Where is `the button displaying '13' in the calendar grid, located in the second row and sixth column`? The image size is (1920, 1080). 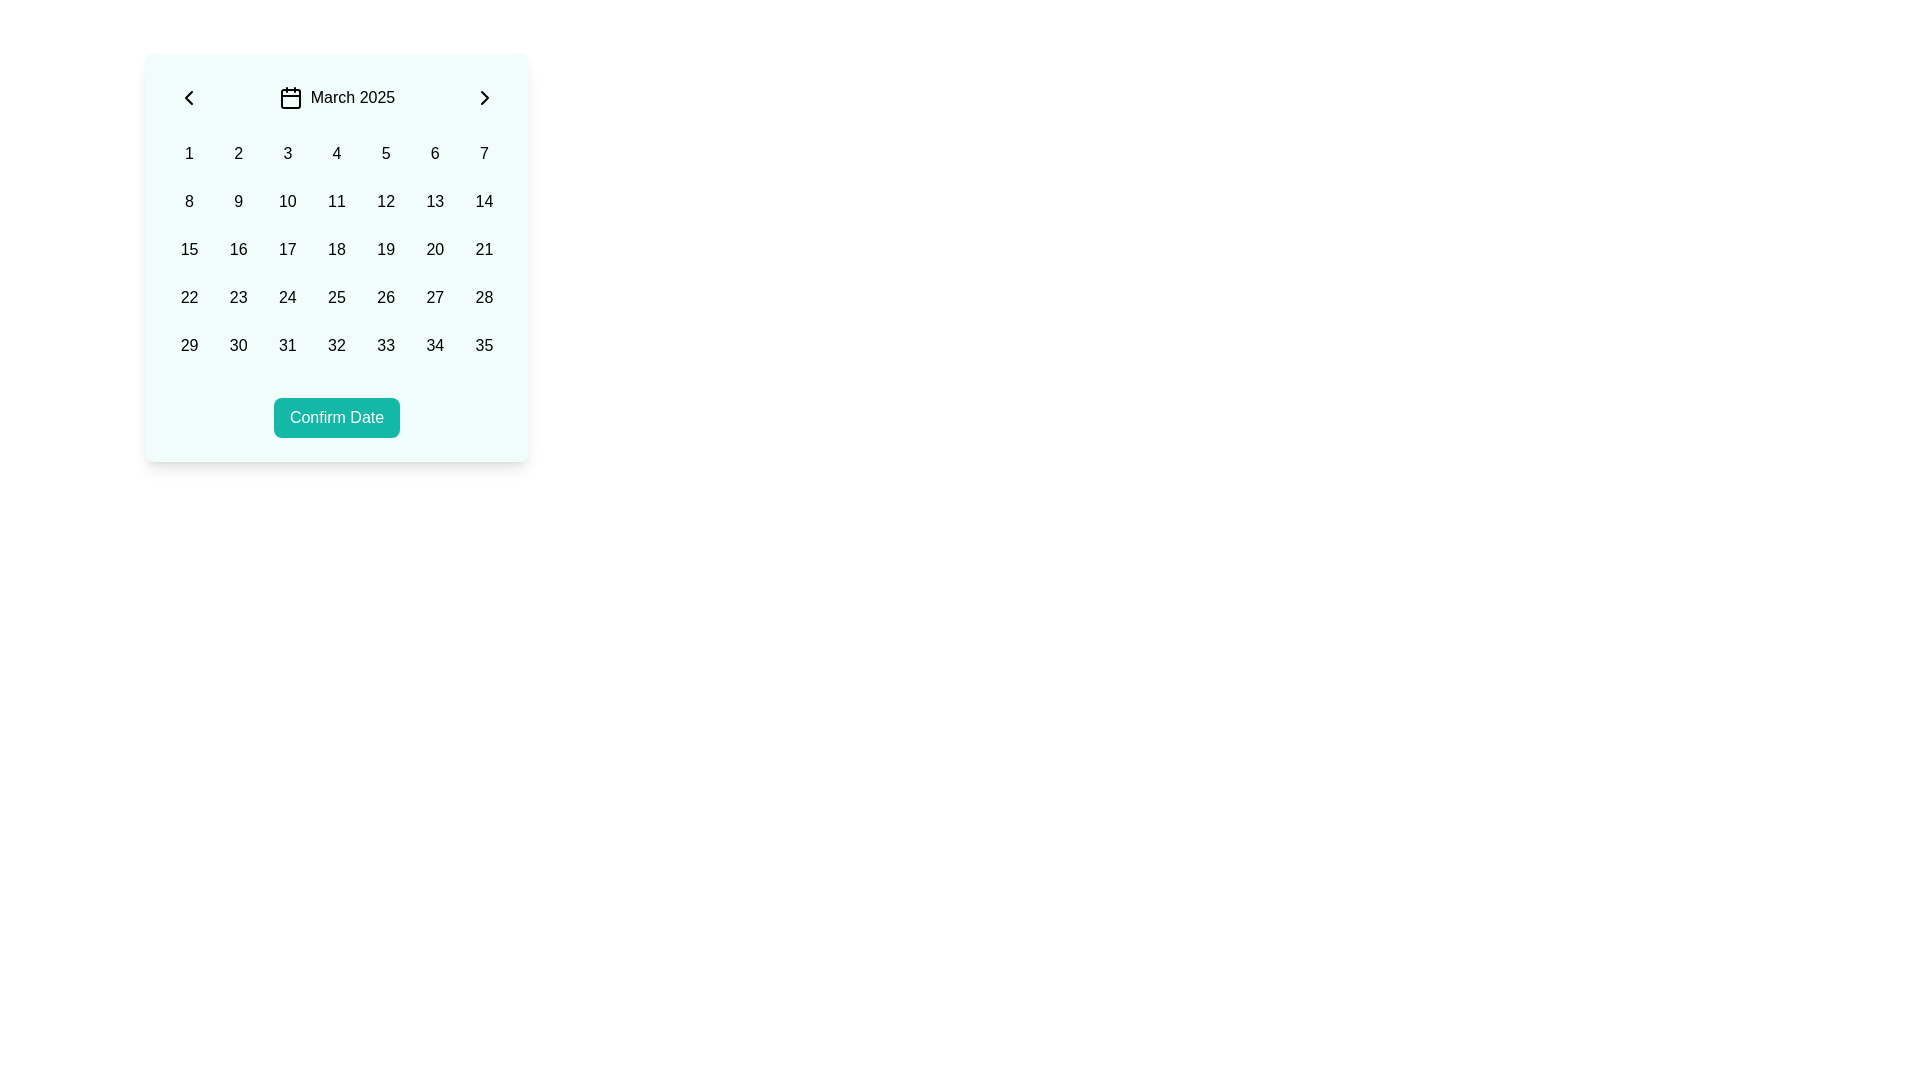 the button displaying '13' in the calendar grid, located in the second row and sixth column is located at coordinates (434, 201).